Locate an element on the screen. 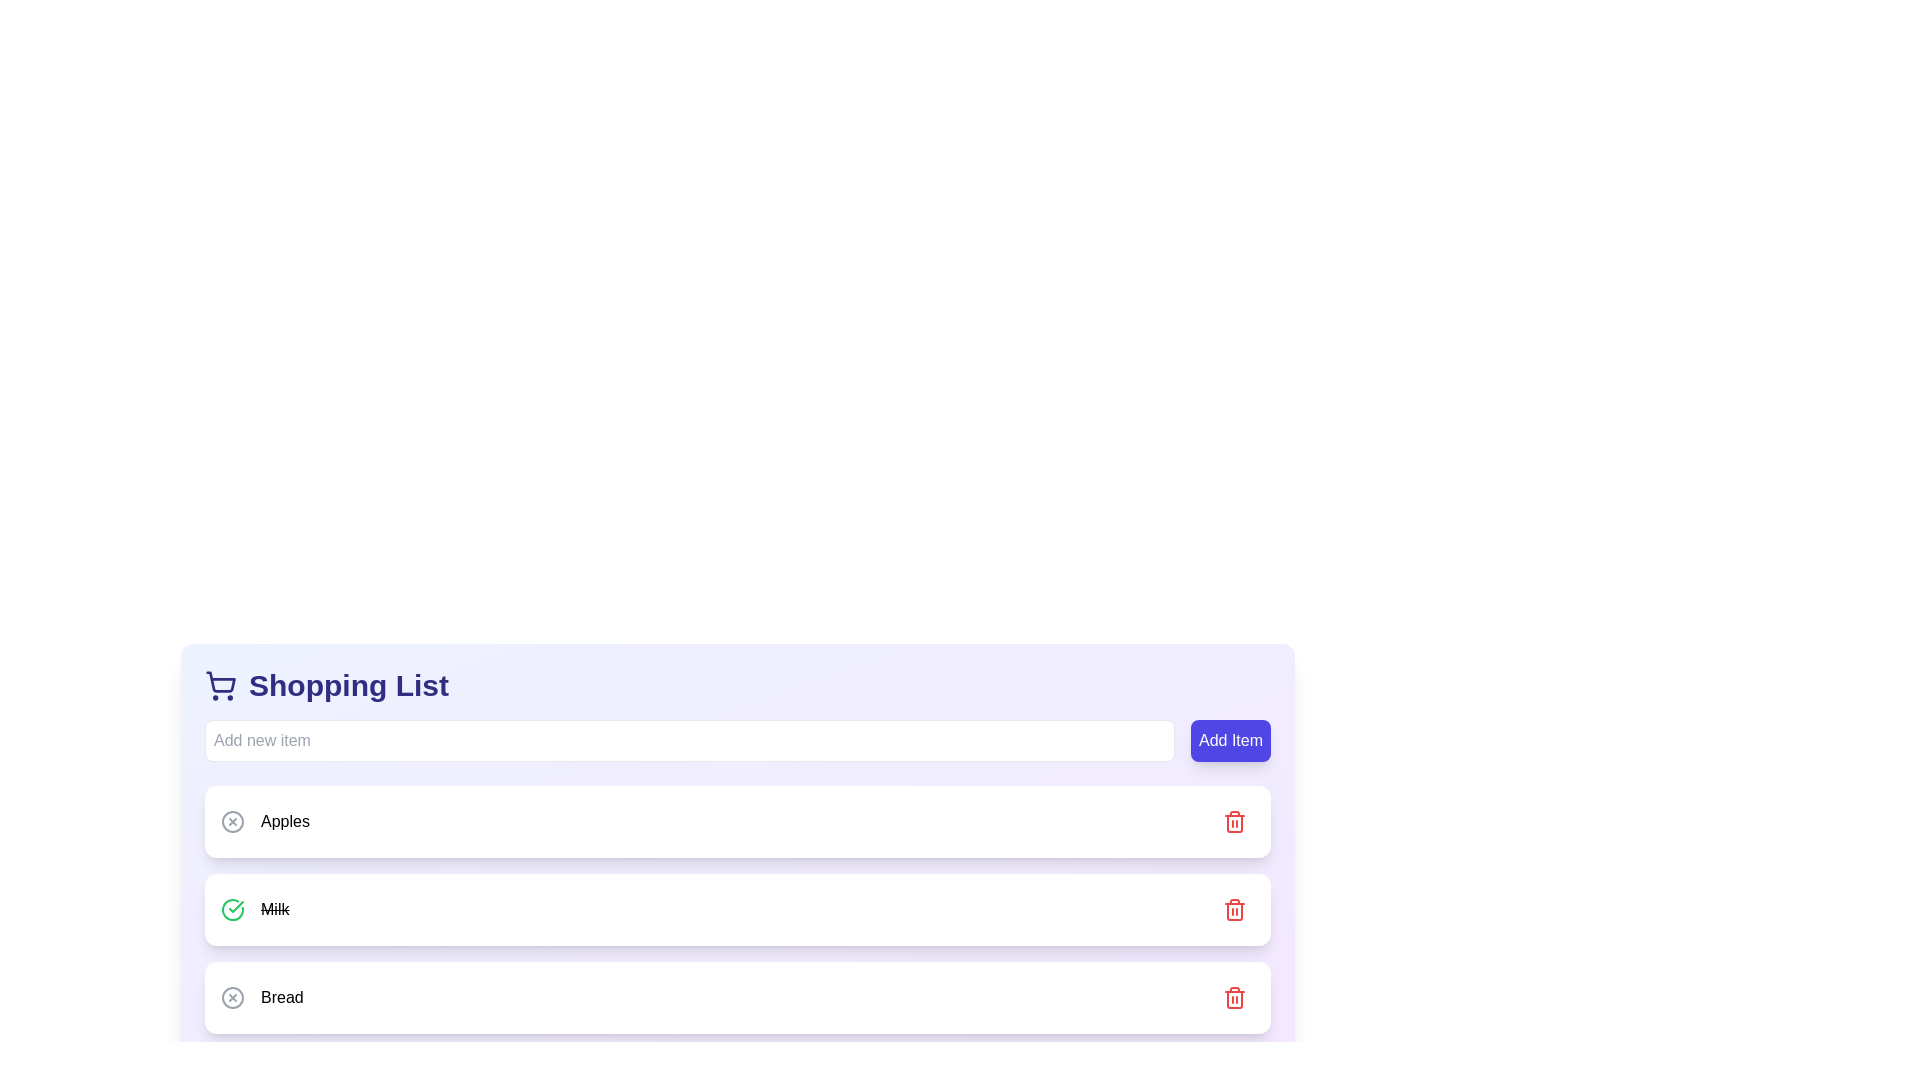  the green circular icon that indicates a completed or approved action, located to the left of the text labeled 'Milk' in the shopping list is located at coordinates (236, 906).